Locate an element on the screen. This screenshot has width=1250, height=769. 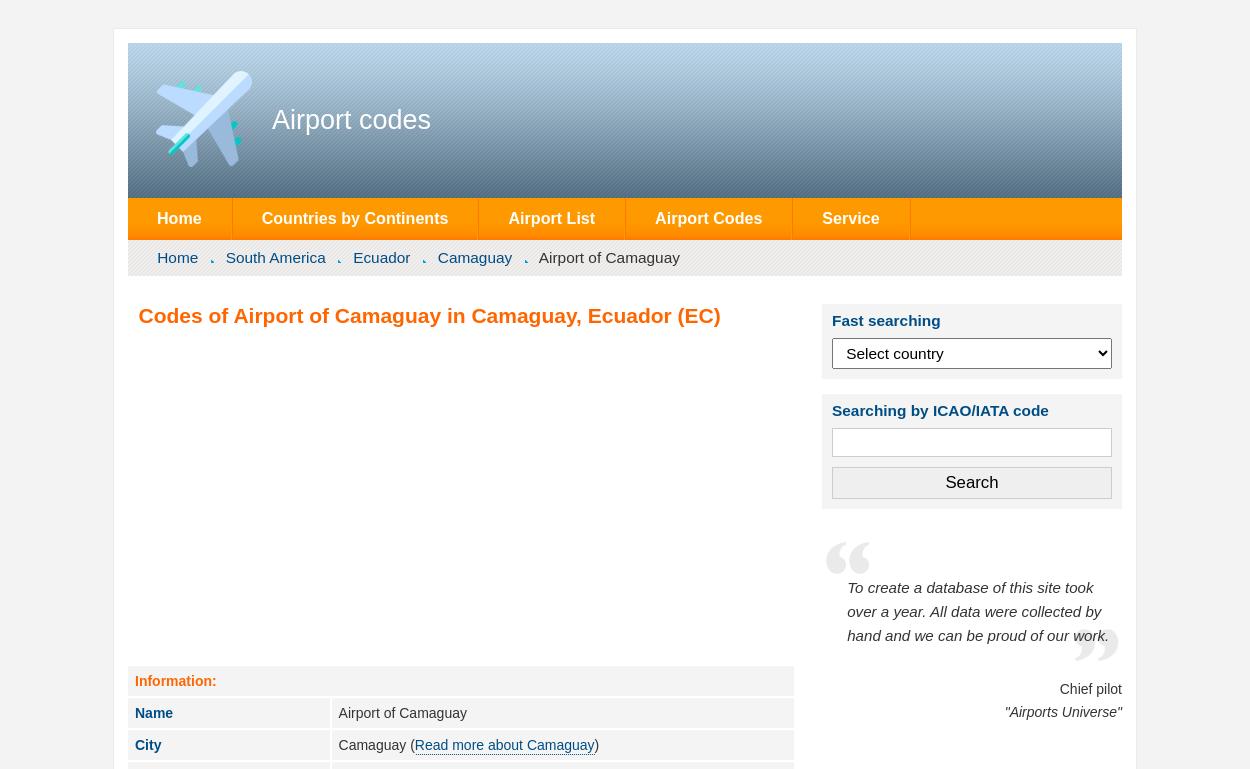
'Fast searching' is located at coordinates (886, 319).